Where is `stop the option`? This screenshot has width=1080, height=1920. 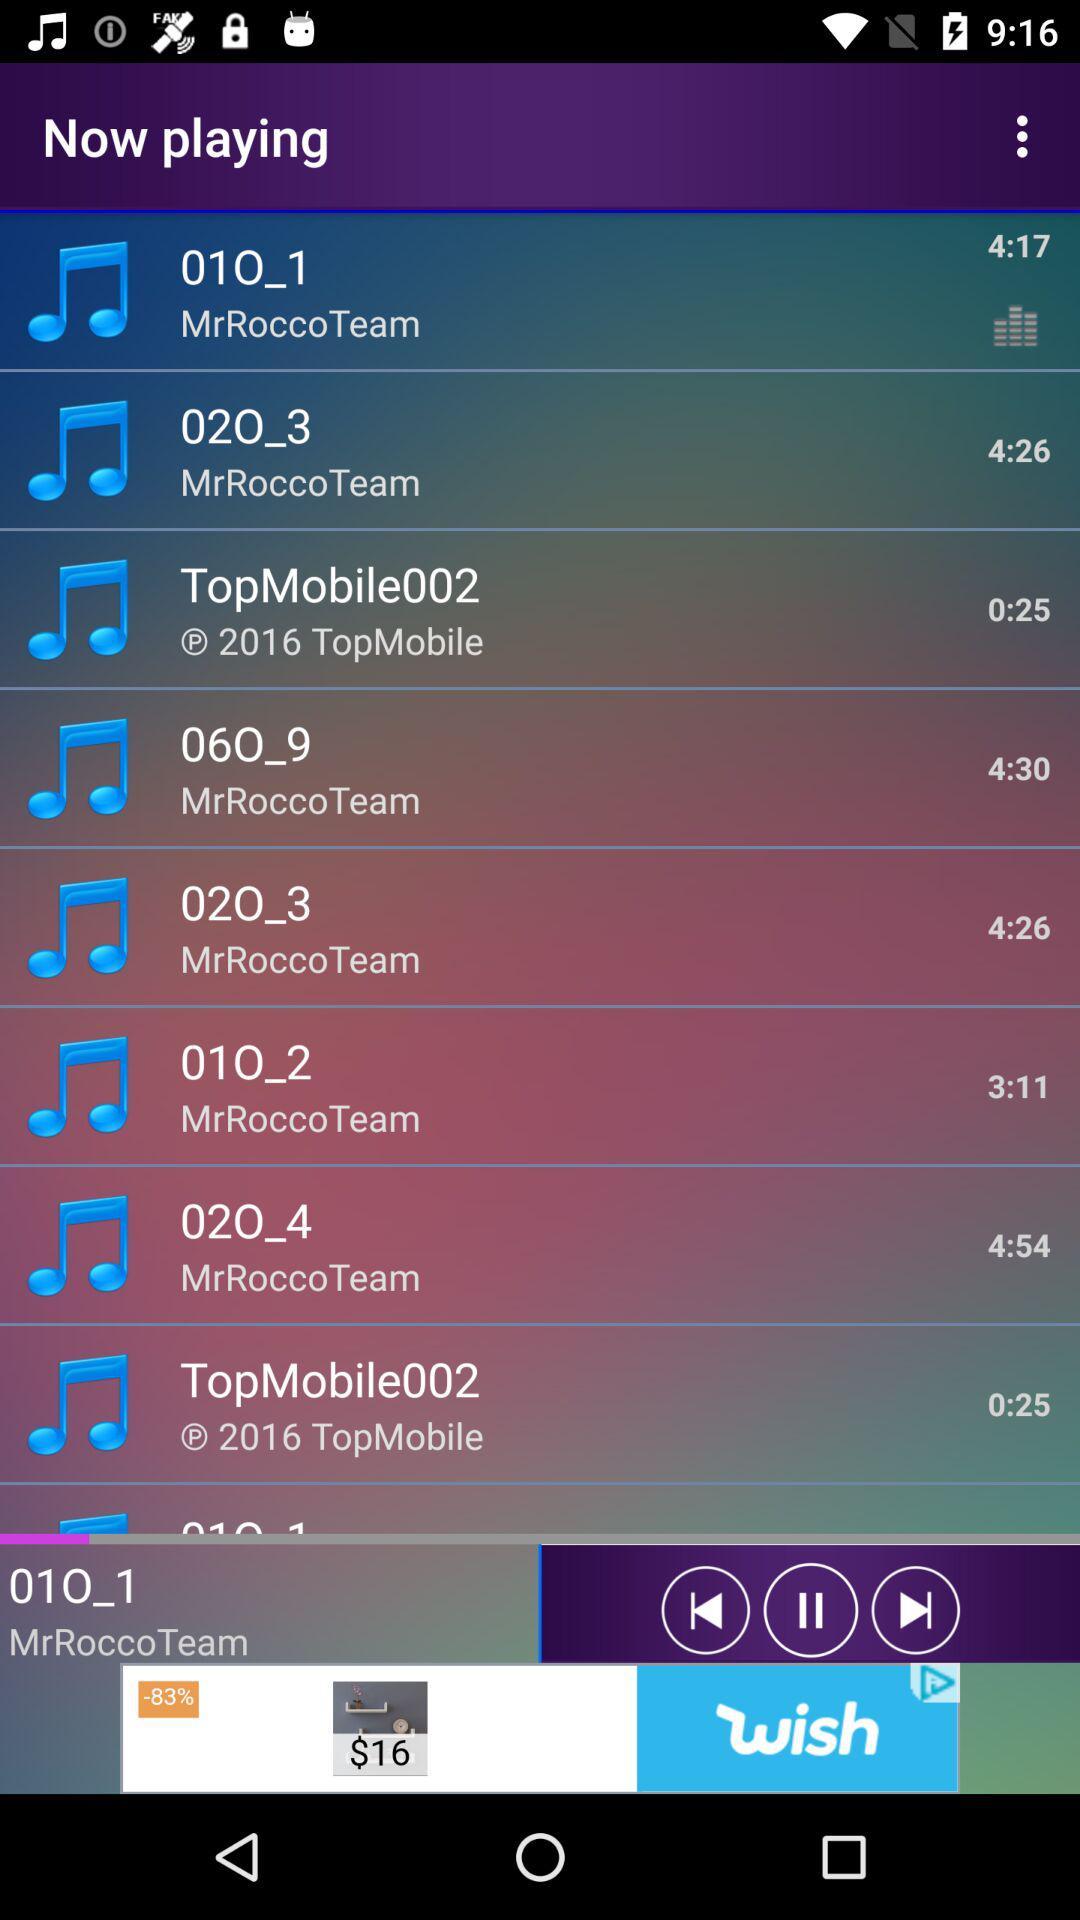 stop the option is located at coordinates (810, 1610).